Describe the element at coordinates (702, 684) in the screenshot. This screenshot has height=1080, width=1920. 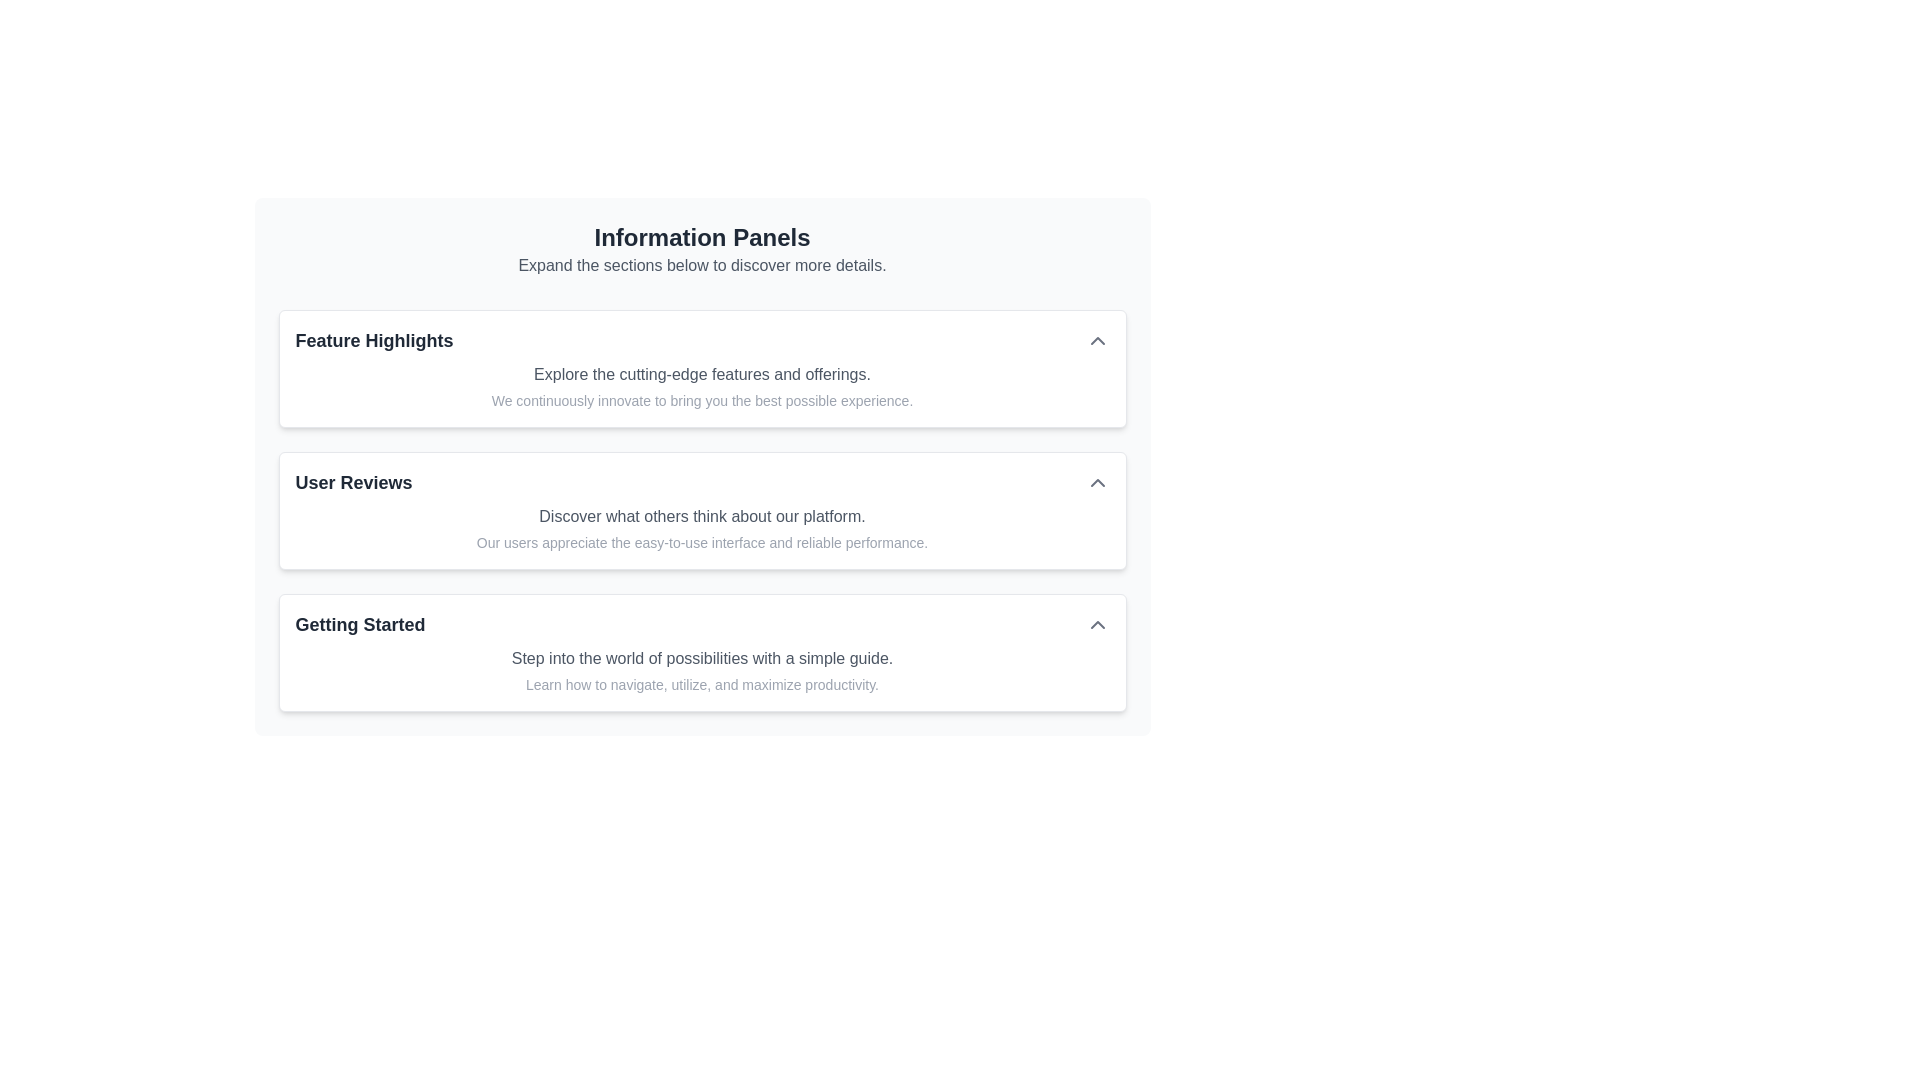
I see `the descriptive text element located in the 'Getting Started' panel, which provides guidance on engaging with the section, positioned below the line 'Step into the world of possibilities with a simple guide.'` at that location.